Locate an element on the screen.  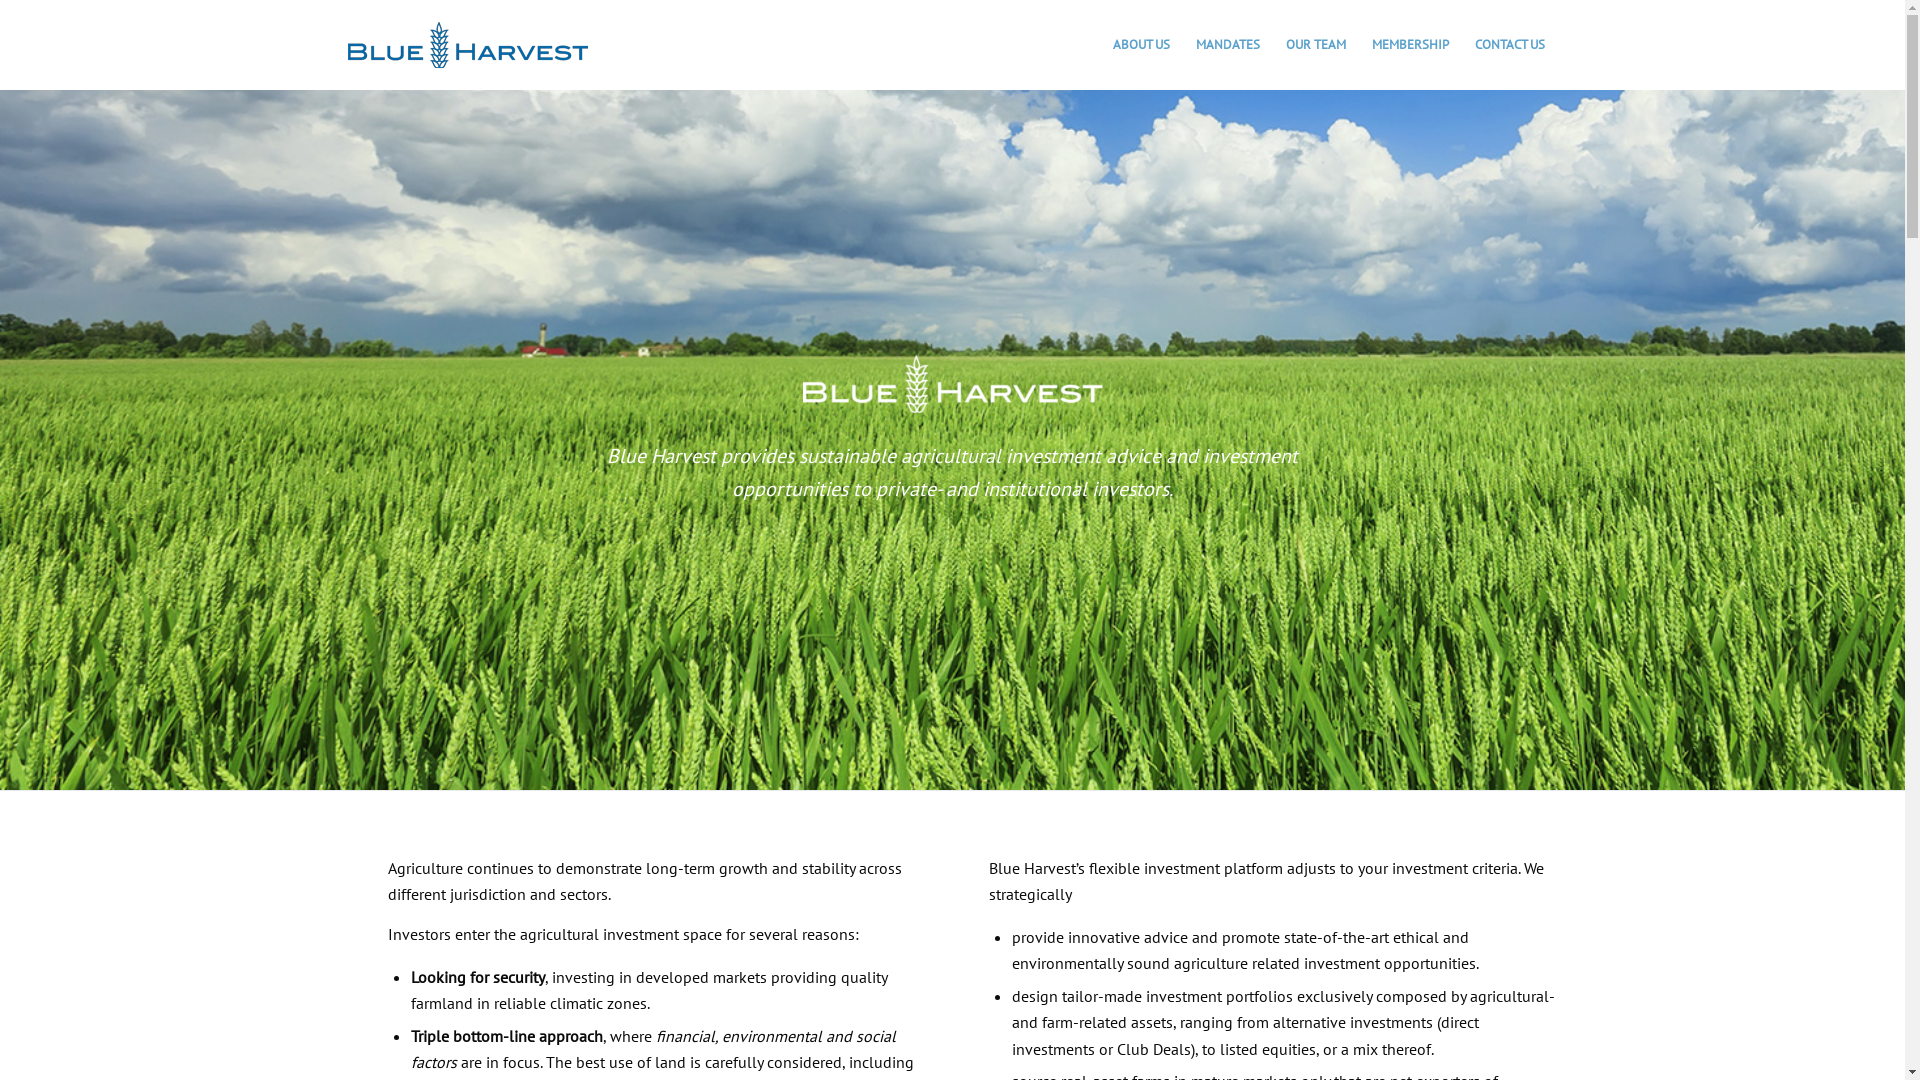
'CONTACT US' is located at coordinates (1510, 45).